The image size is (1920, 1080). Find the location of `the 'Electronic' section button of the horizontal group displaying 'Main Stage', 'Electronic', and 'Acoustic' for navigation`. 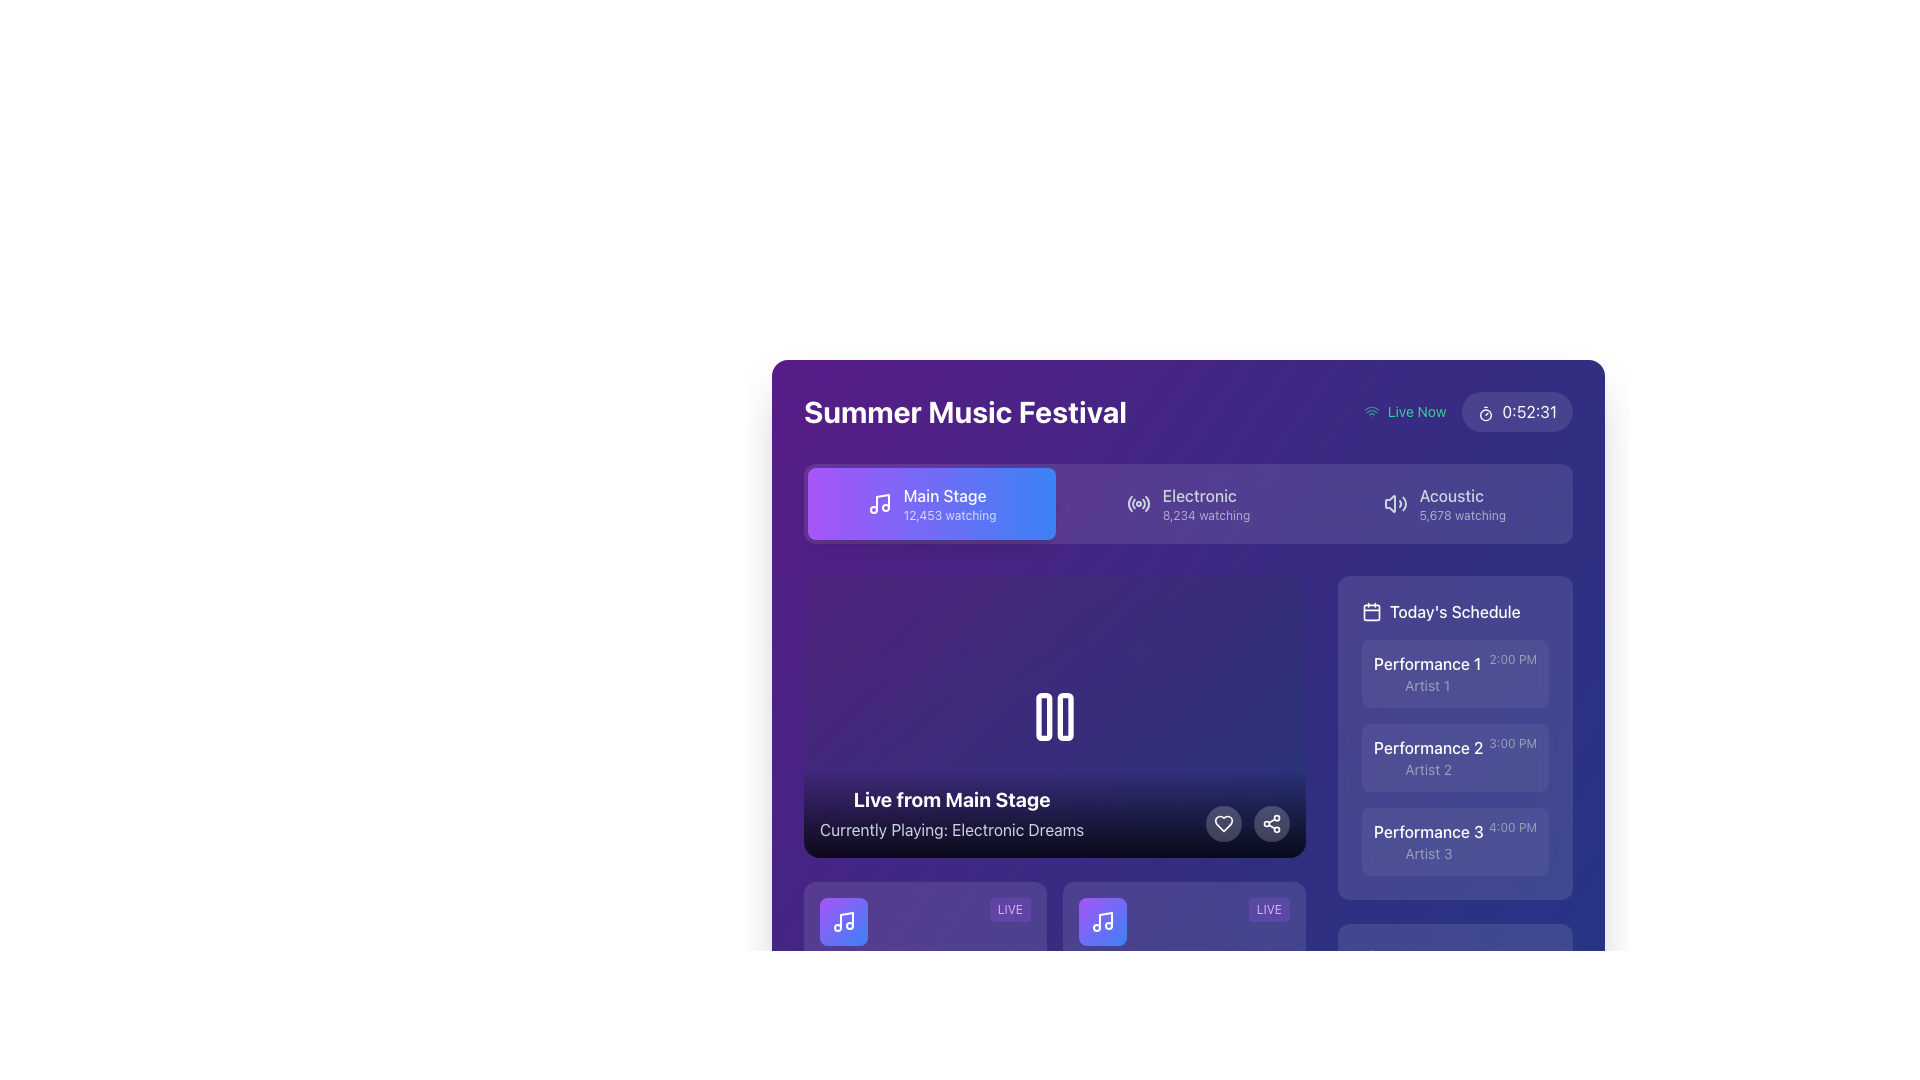

the 'Electronic' section button of the horizontal group displaying 'Main Stage', 'Electronic', and 'Acoustic' for navigation is located at coordinates (1188, 503).